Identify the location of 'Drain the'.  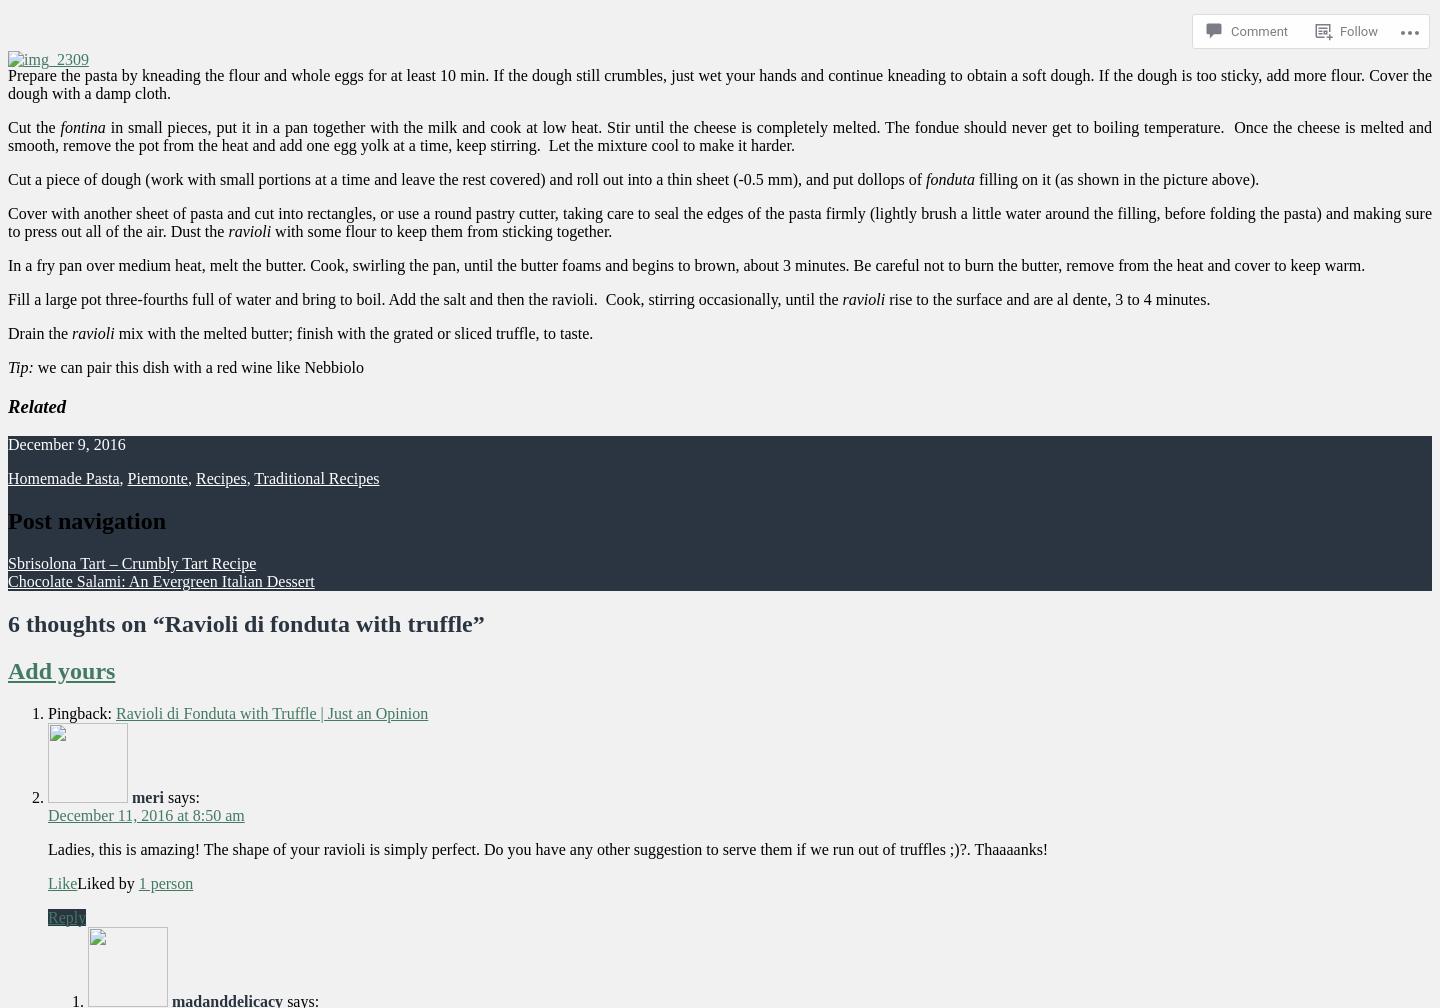
(38, 332).